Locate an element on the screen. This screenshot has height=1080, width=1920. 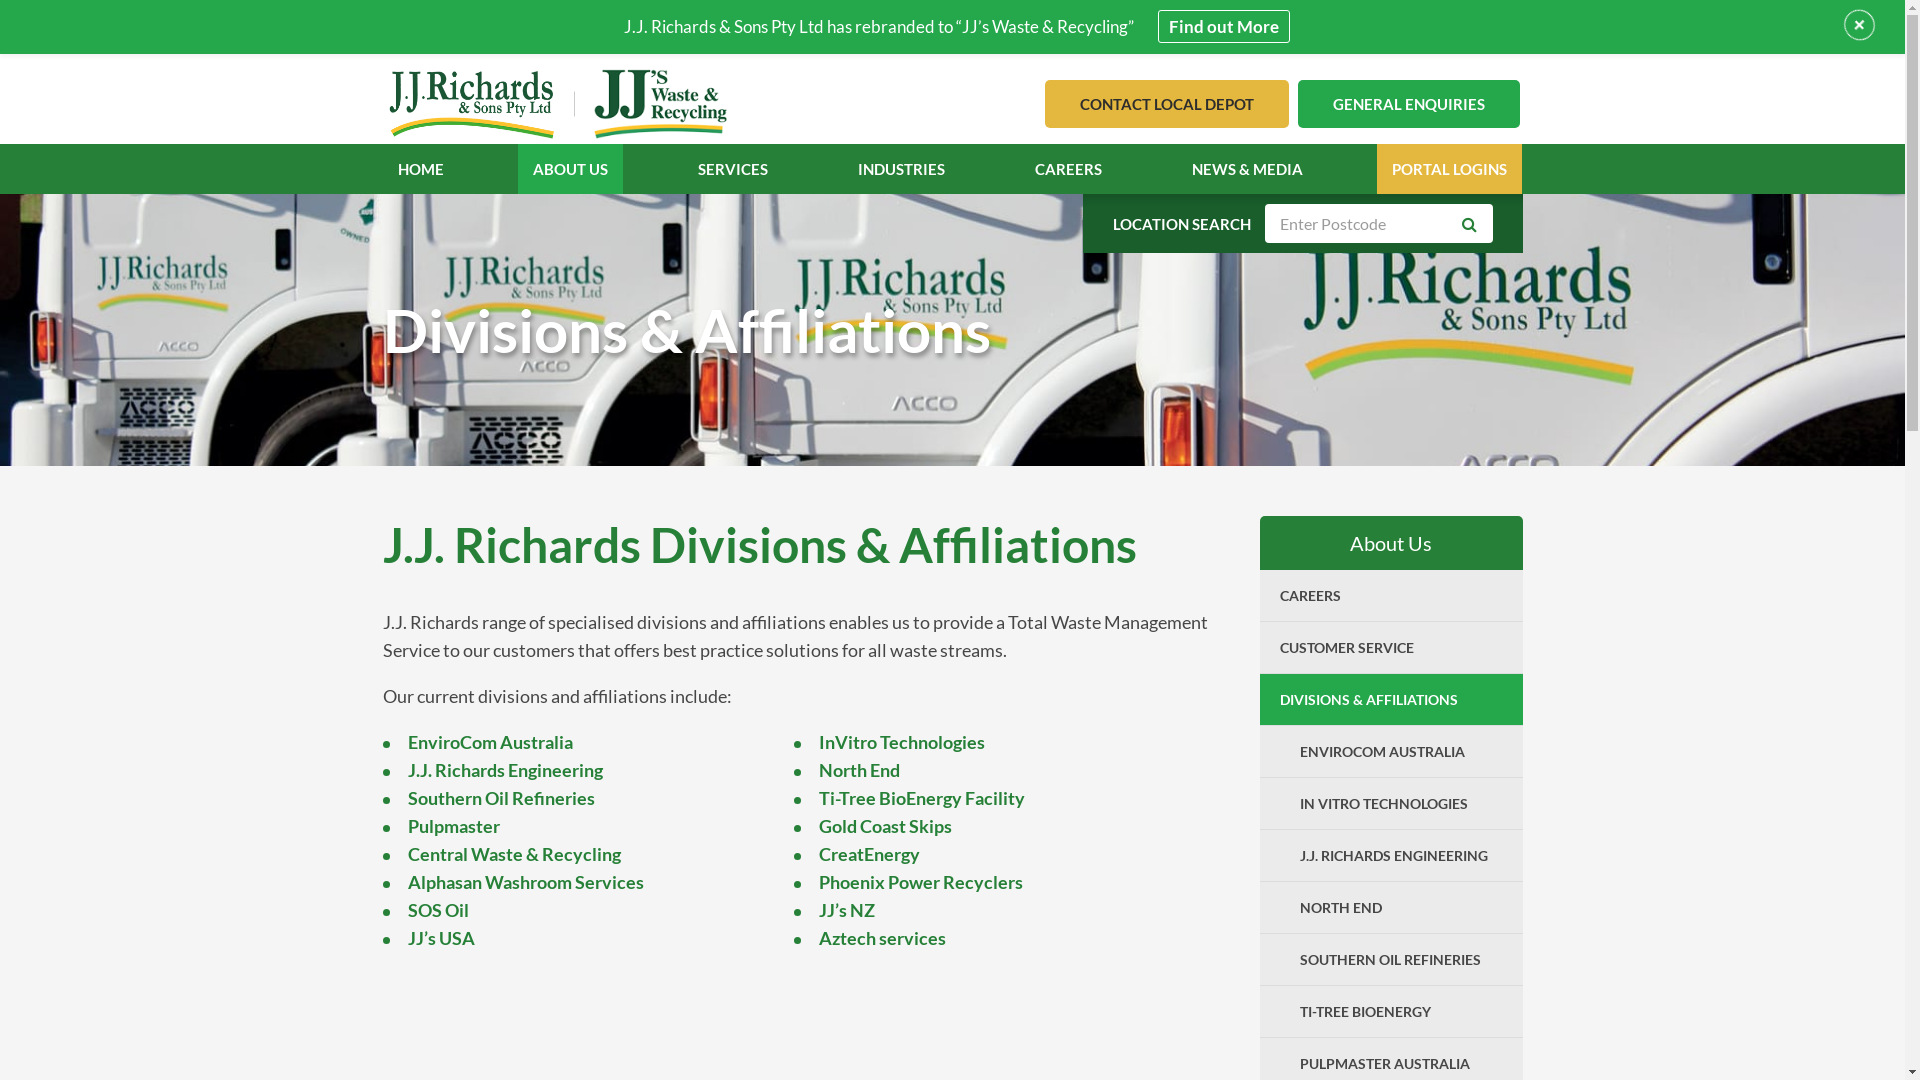
'TI-TREE BIOENERGY' is located at coordinates (1400, 1011).